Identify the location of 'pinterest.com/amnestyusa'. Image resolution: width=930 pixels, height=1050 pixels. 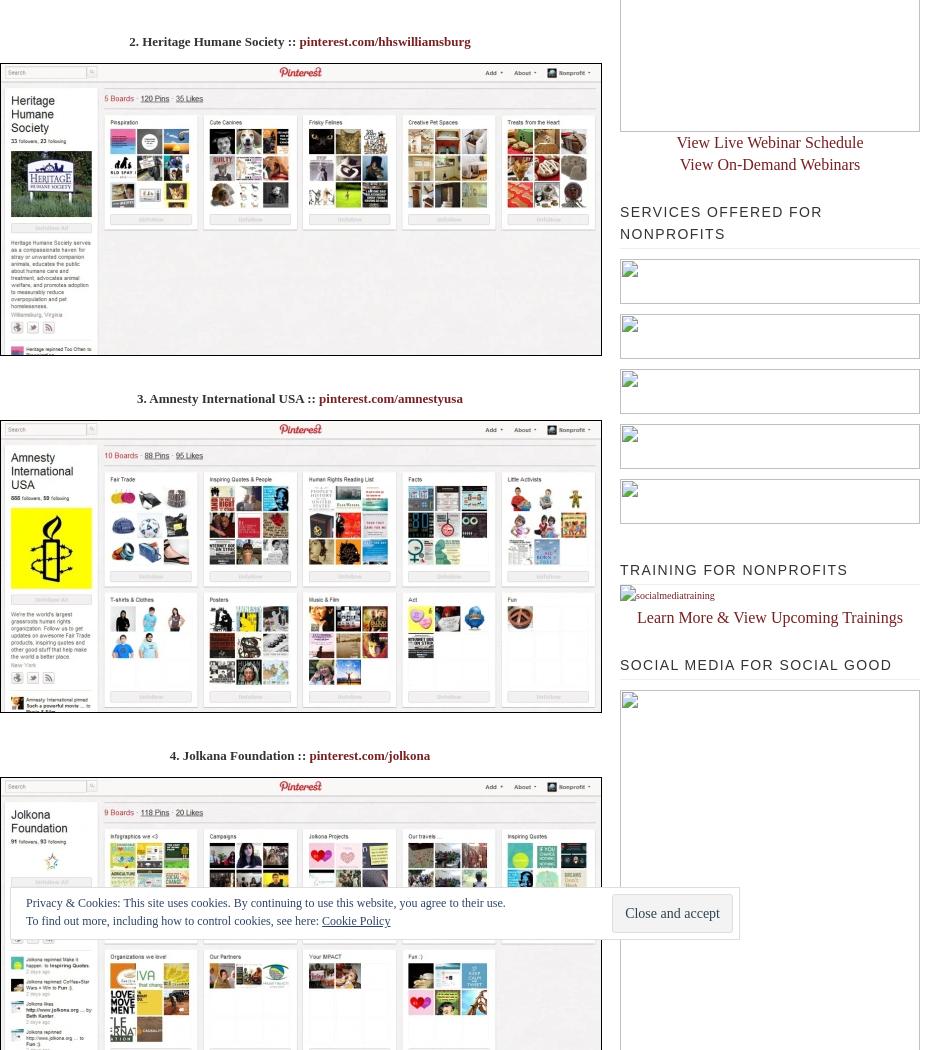
(317, 397).